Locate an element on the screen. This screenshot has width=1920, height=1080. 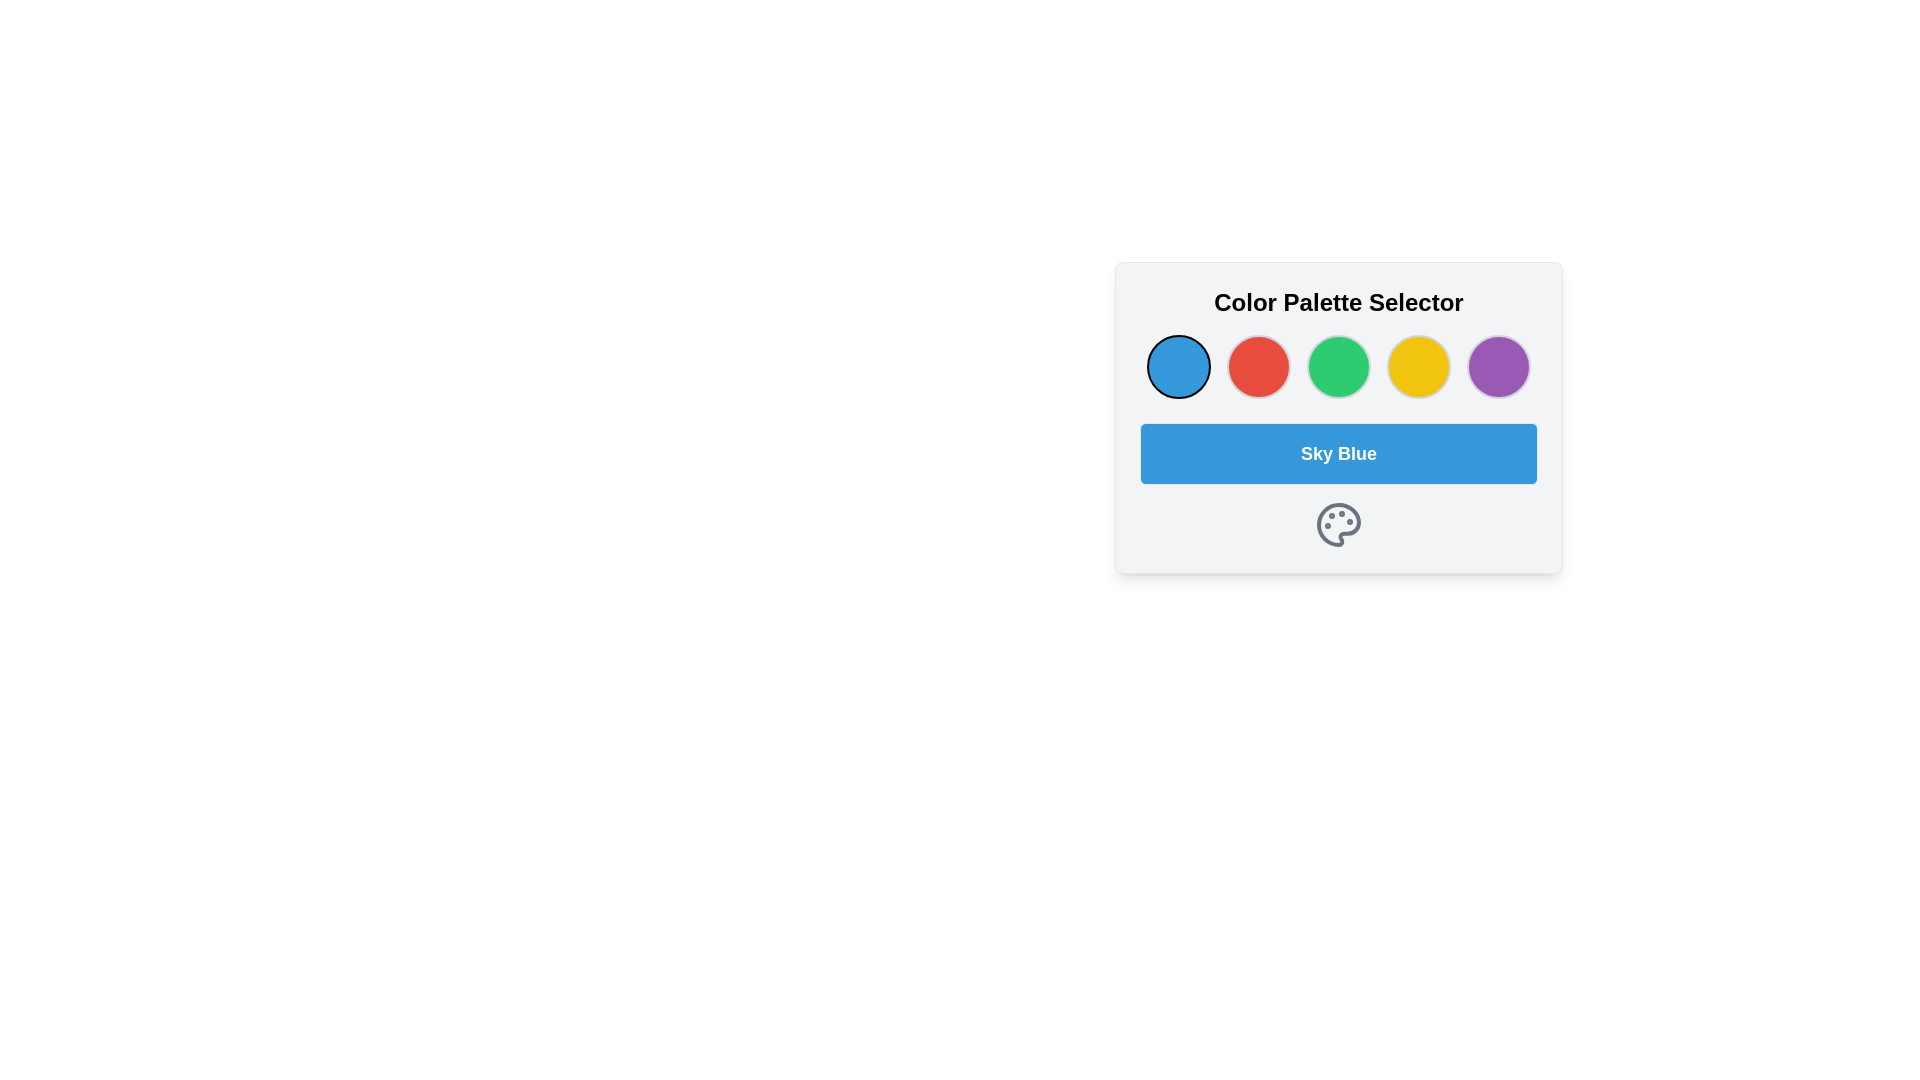
the decorative icon located at the bottom of the 'Color Palette Selector' interface, directly below the 'Sky Blue' button is located at coordinates (1339, 523).